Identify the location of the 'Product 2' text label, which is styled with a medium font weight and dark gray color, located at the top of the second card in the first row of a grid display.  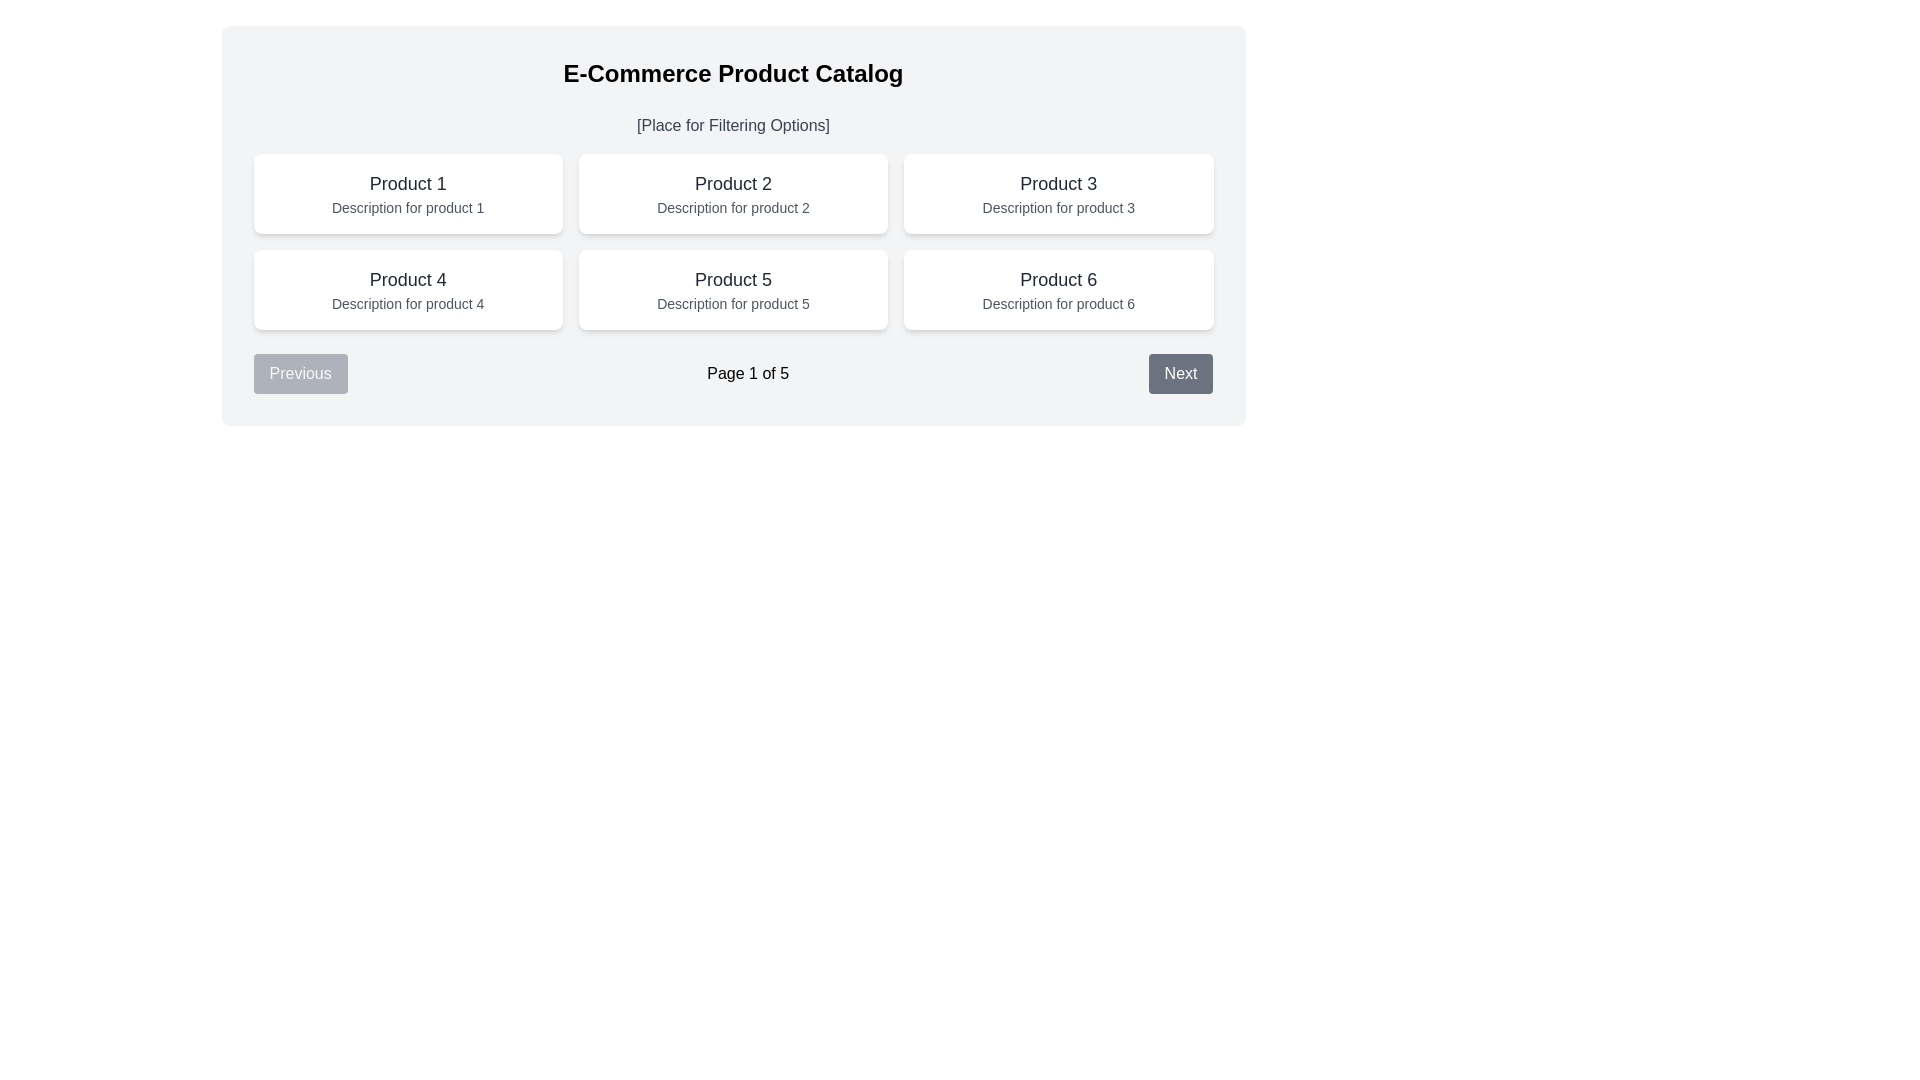
(732, 184).